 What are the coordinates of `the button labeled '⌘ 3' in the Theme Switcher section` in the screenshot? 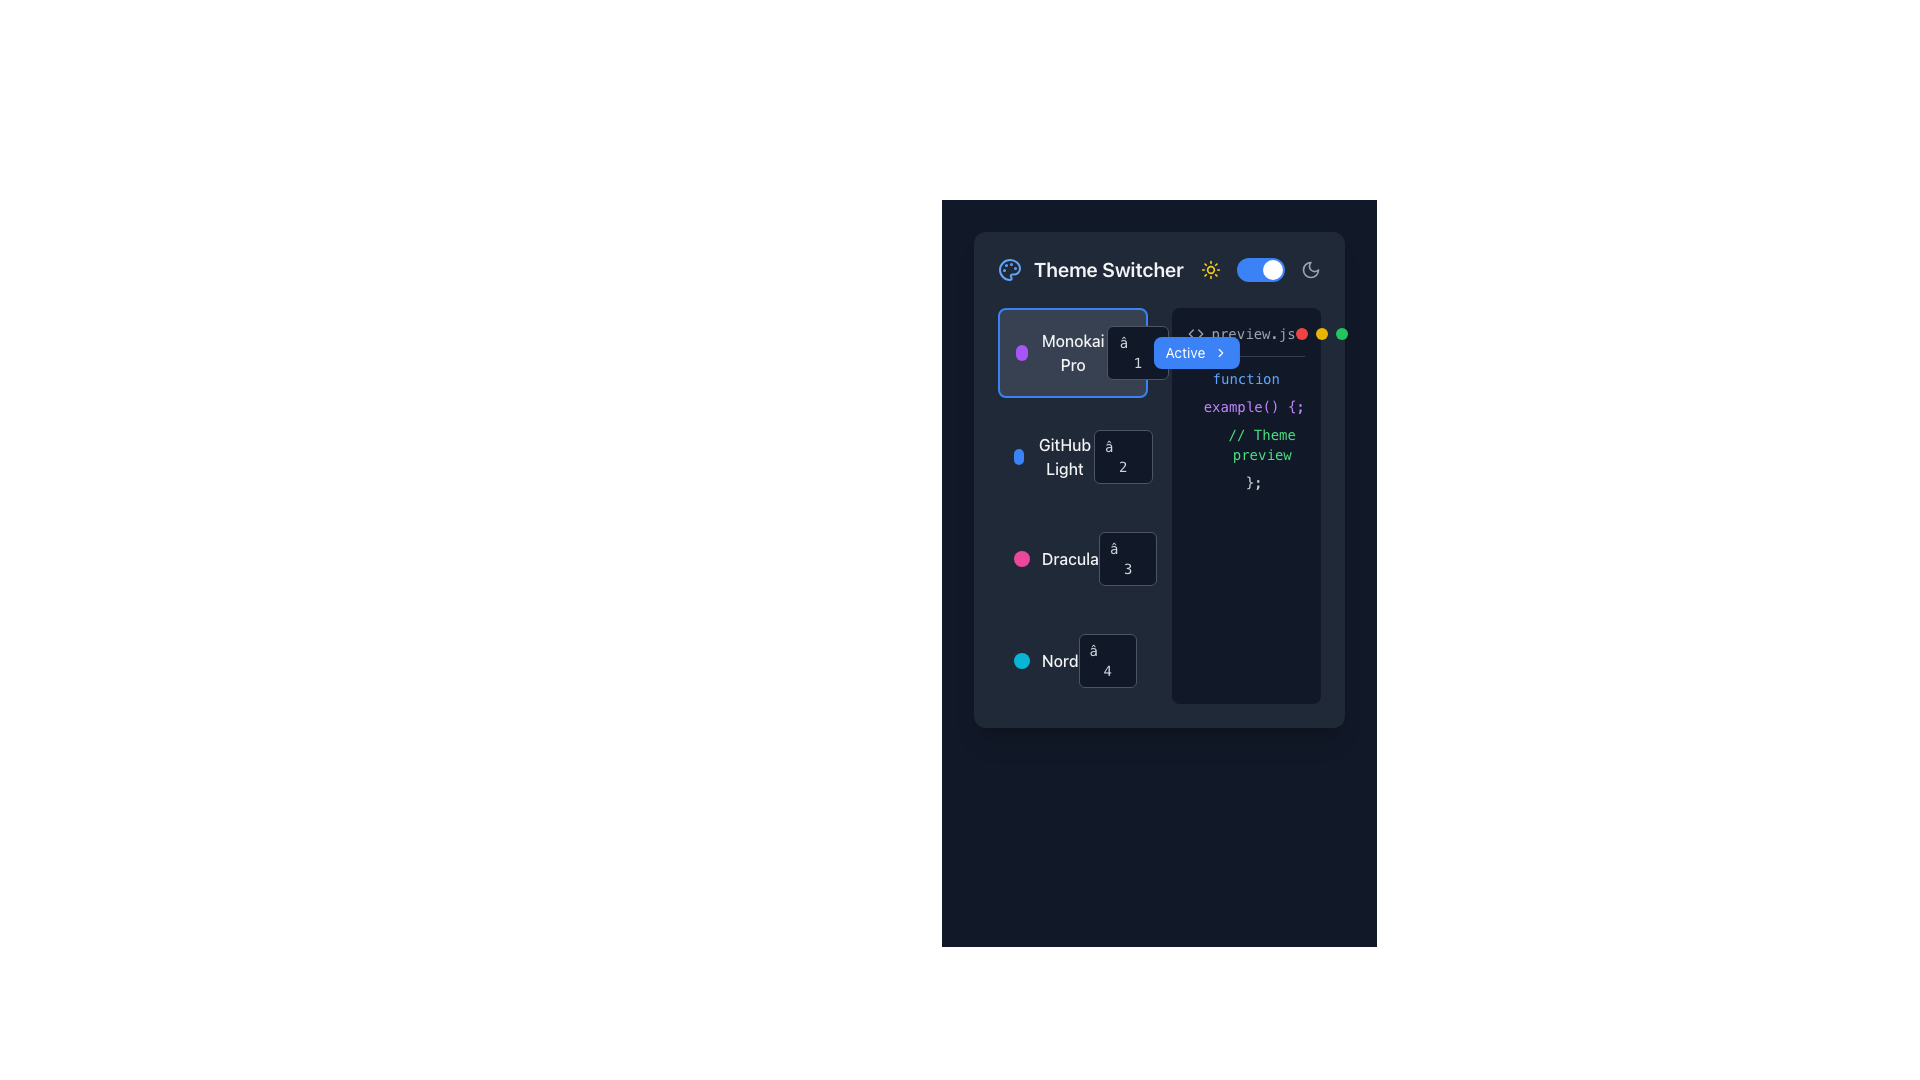 It's located at (1128, 559).